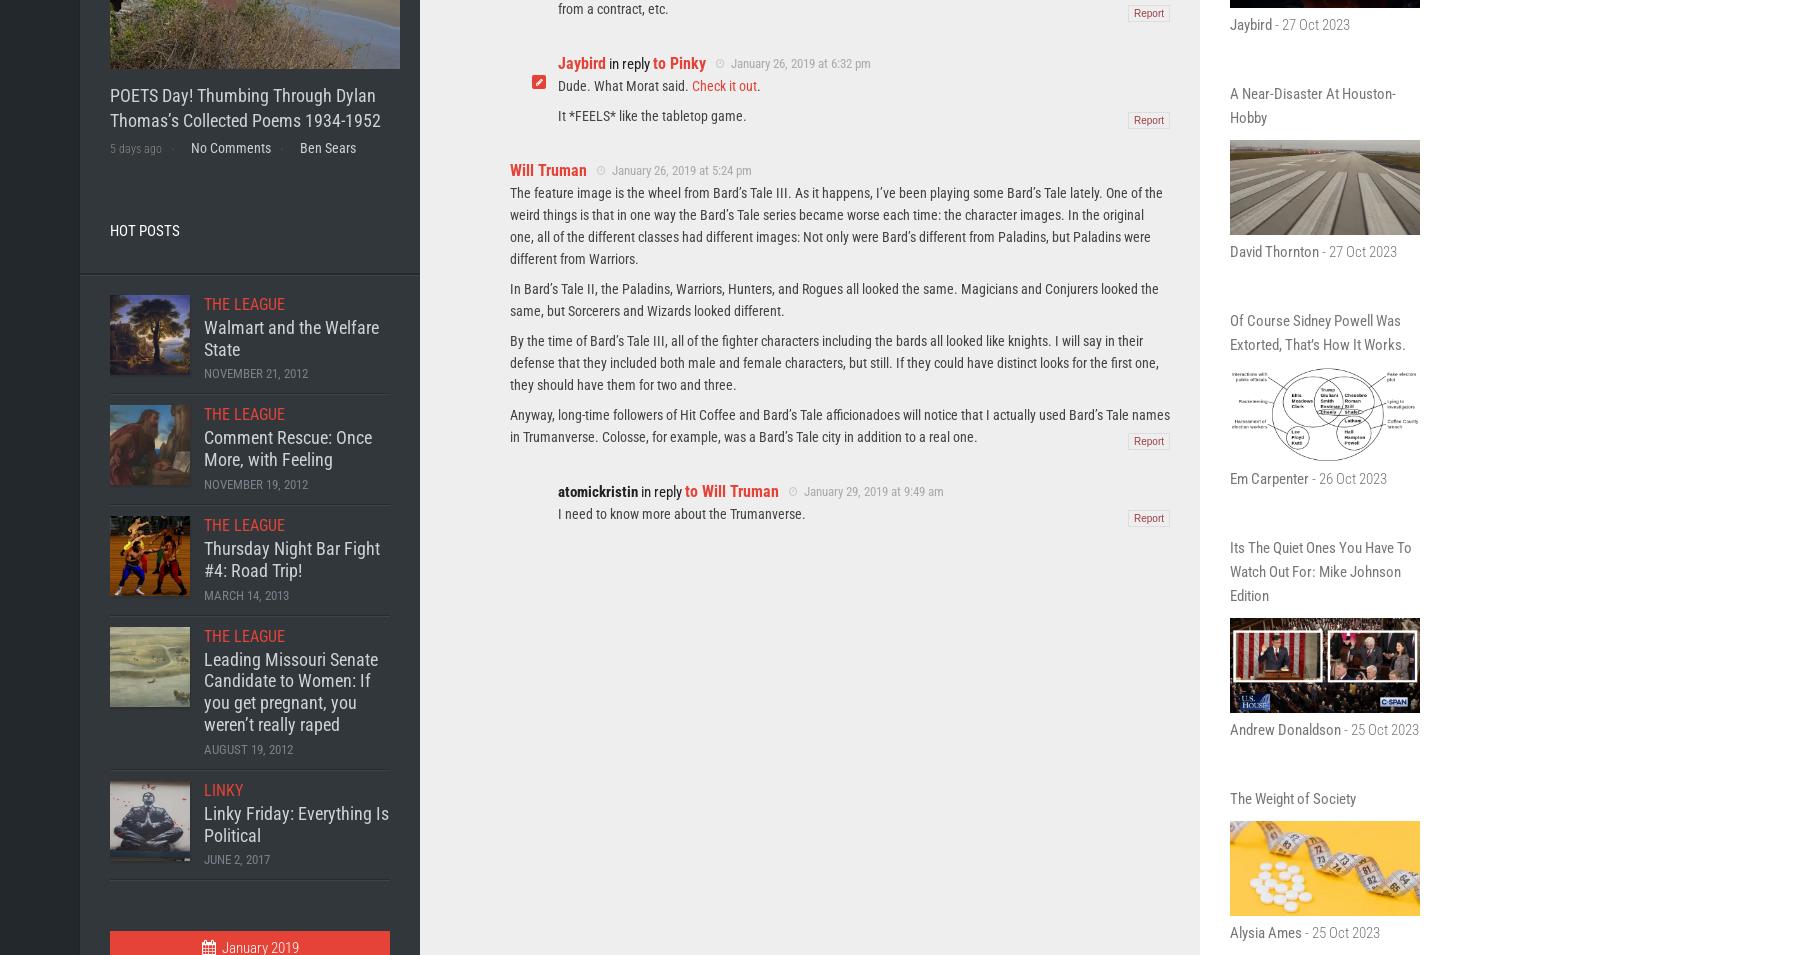 The image size is (1800, 955). What do you see at coordinates (597, 490) in the screenshot?
I see `'atomickristin'` at bounding box center [597, 490].